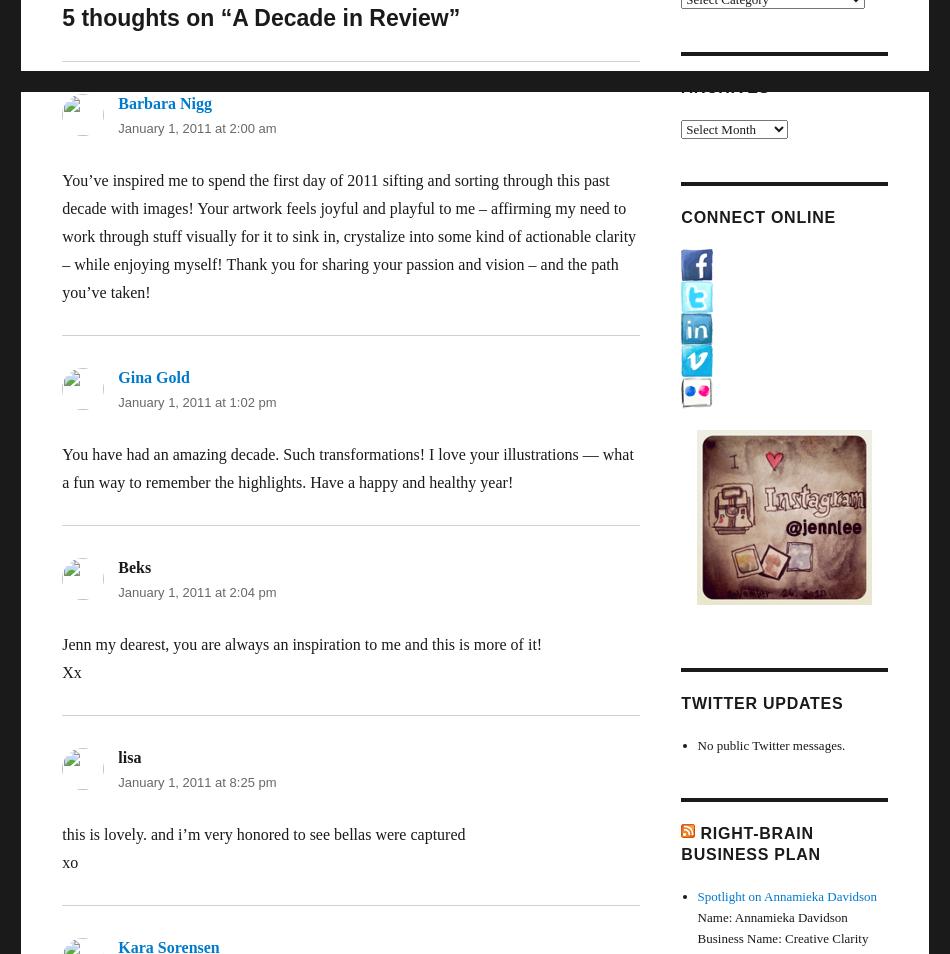 This screenshot has height=954, width=950. What do you see at coordinates (117, 127) in the screenshot?
I see `'January 1, 2011 at 2:00 am'` at bounding box center [117, 127].